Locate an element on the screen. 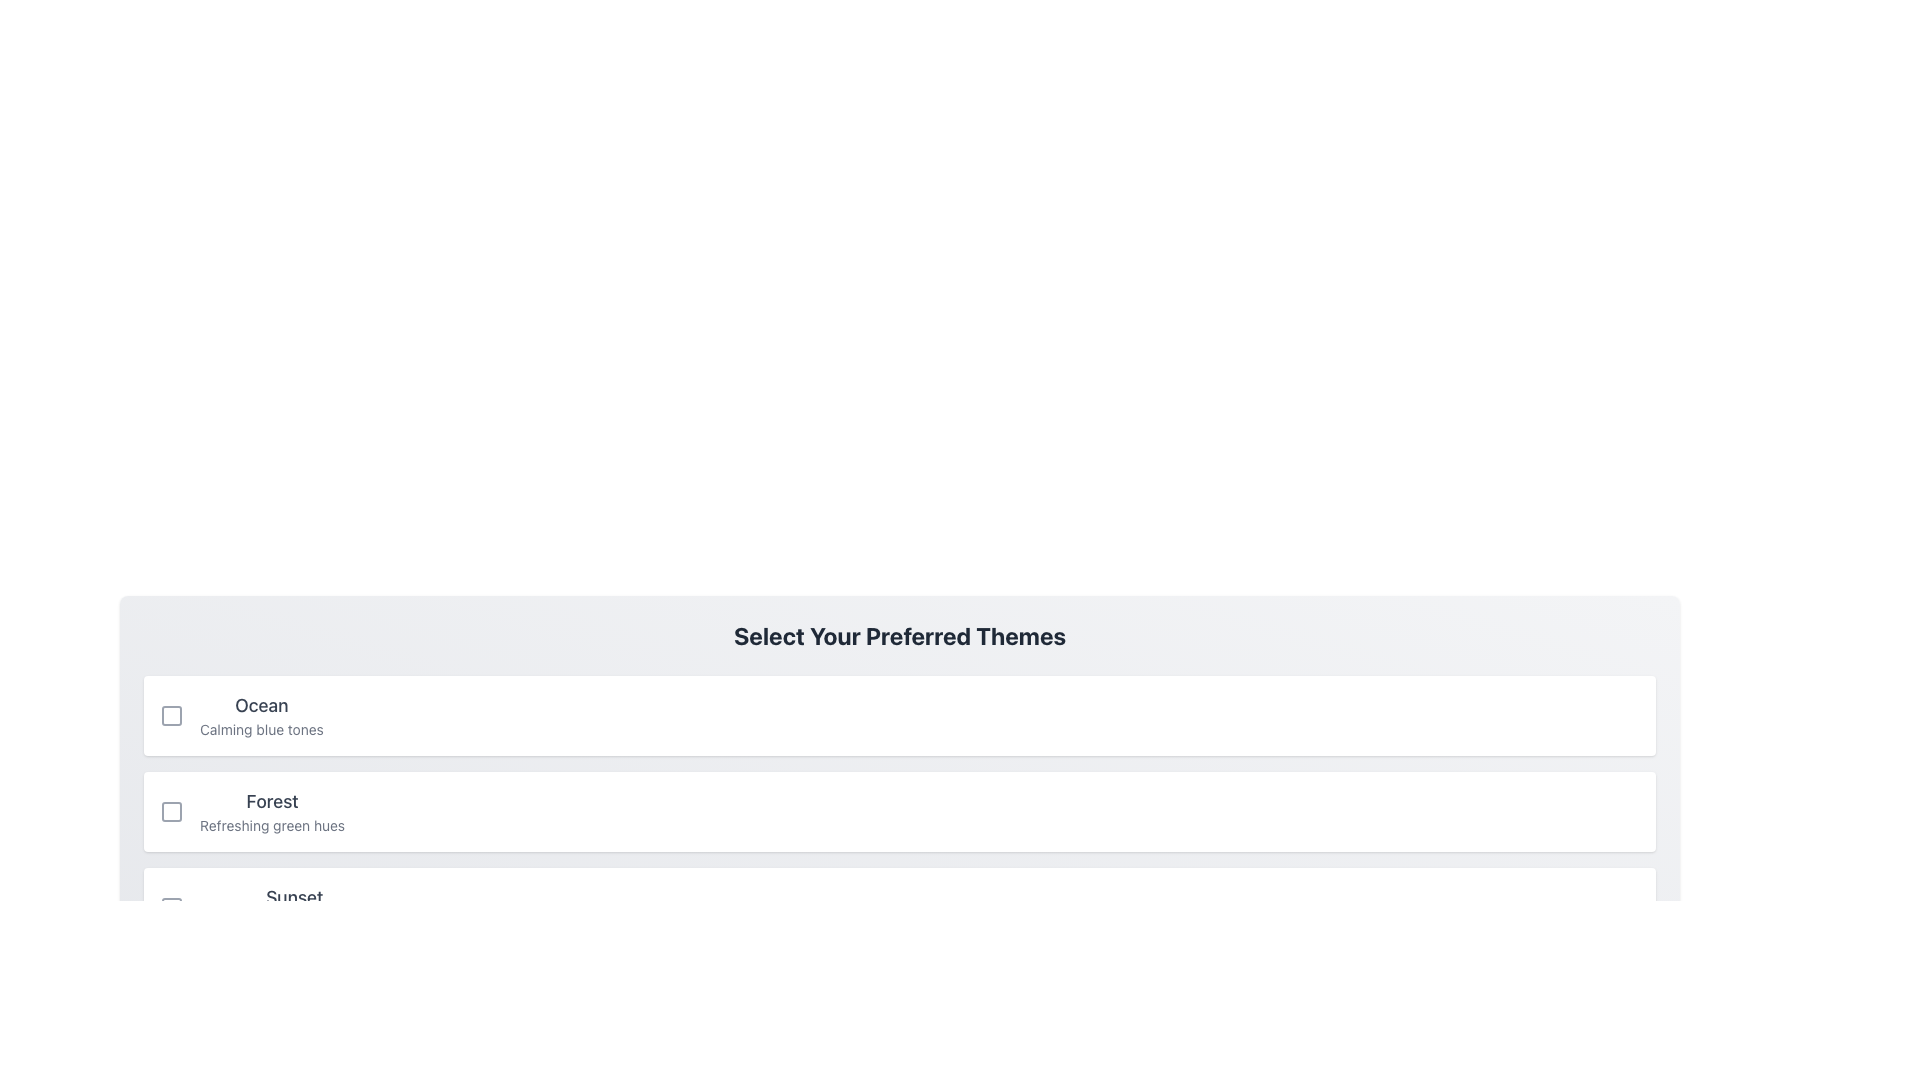  the text header labeled 'Select Your Preferred Themes', which is styled in bold, large gray font and positioned at the top of the content card is located at coordinates (899, 636).